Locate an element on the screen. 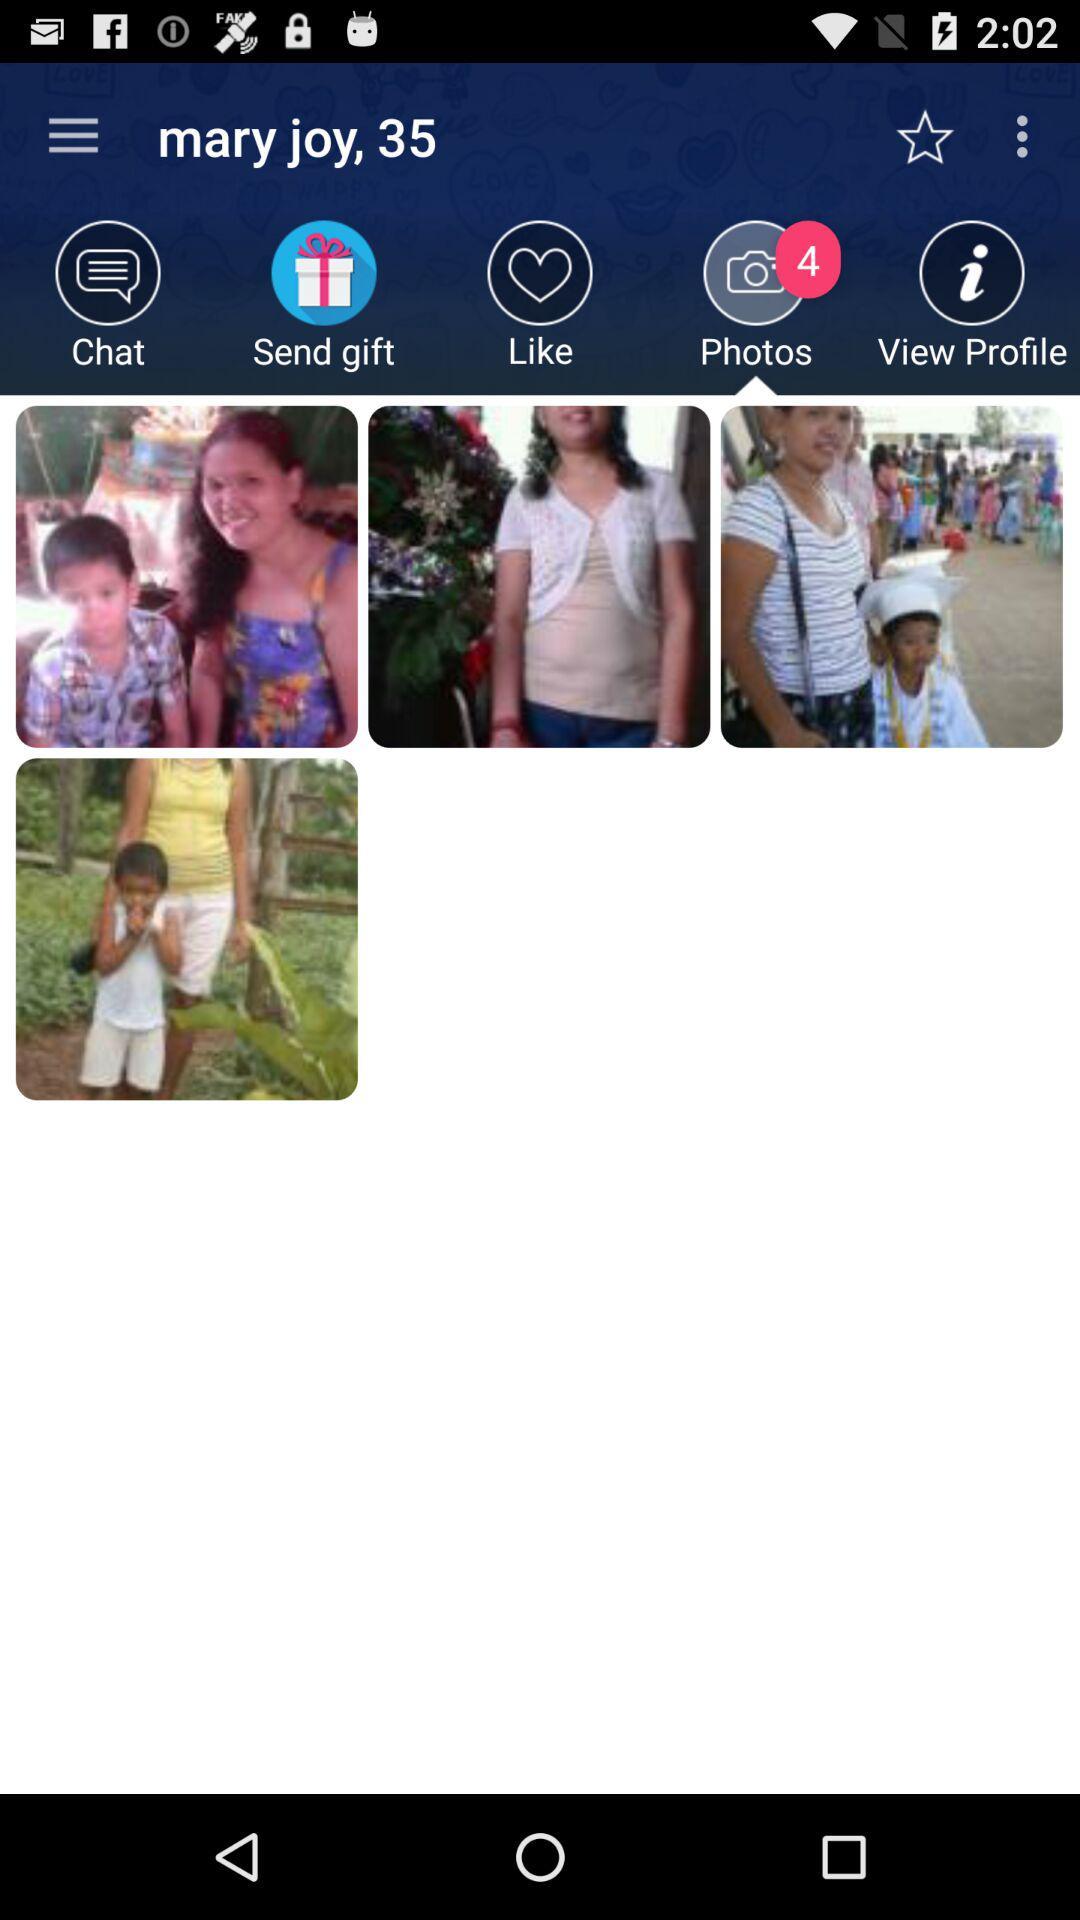 The image size is (1080, 1920). icon next to view profile item is located at coordinates (756, 306).